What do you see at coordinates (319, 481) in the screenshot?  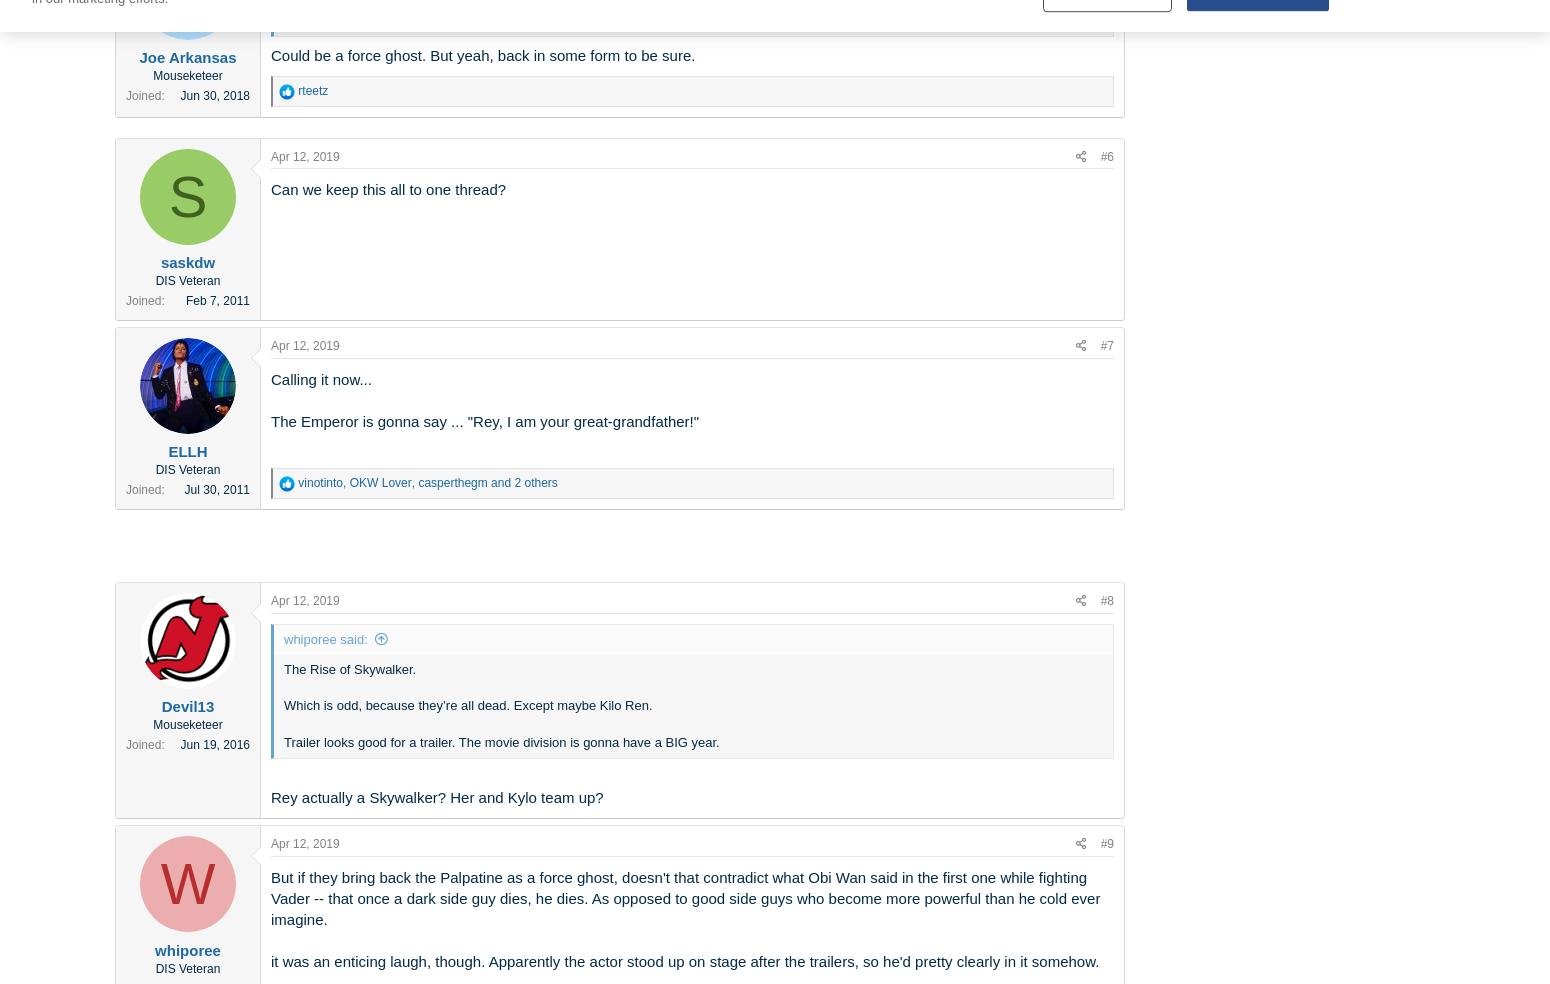 I see `'vinotinto'` at bounding box center [319, 481].